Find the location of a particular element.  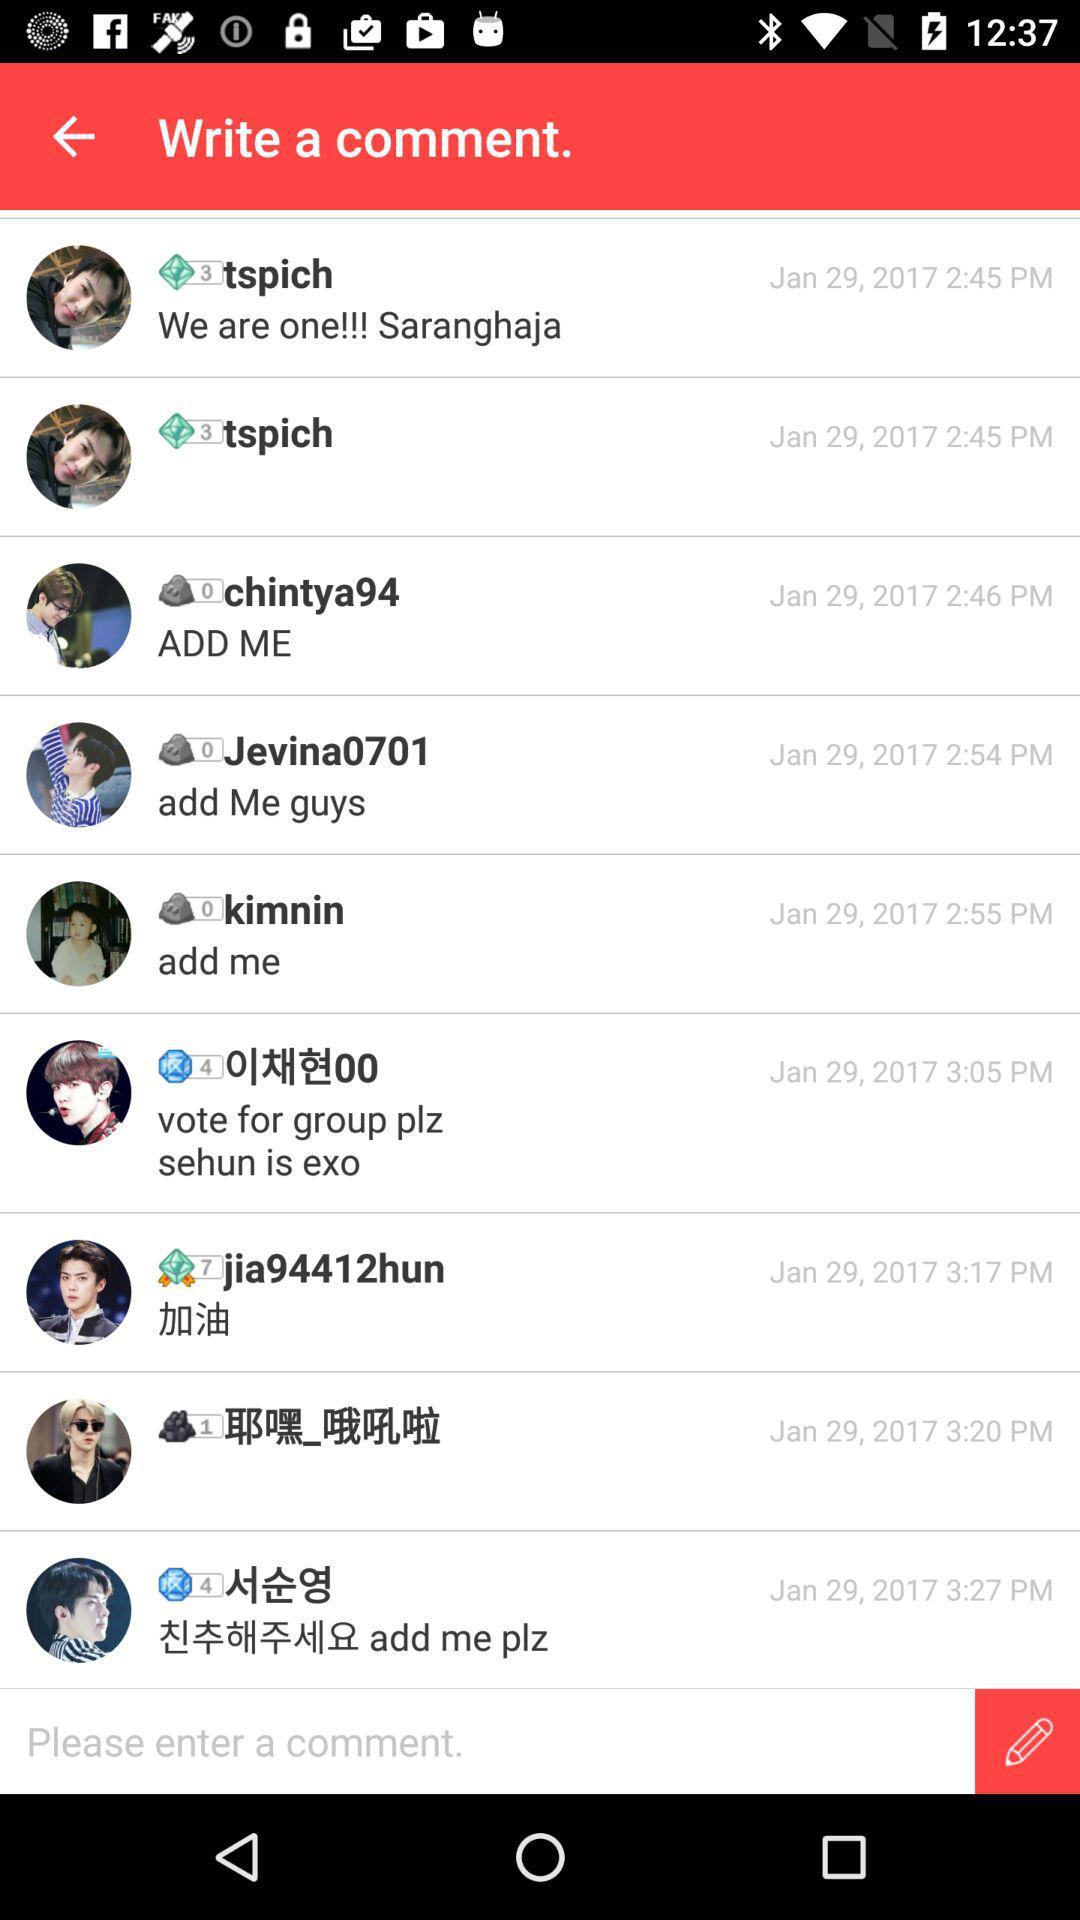

profile is located at coordinates (77, 1451).